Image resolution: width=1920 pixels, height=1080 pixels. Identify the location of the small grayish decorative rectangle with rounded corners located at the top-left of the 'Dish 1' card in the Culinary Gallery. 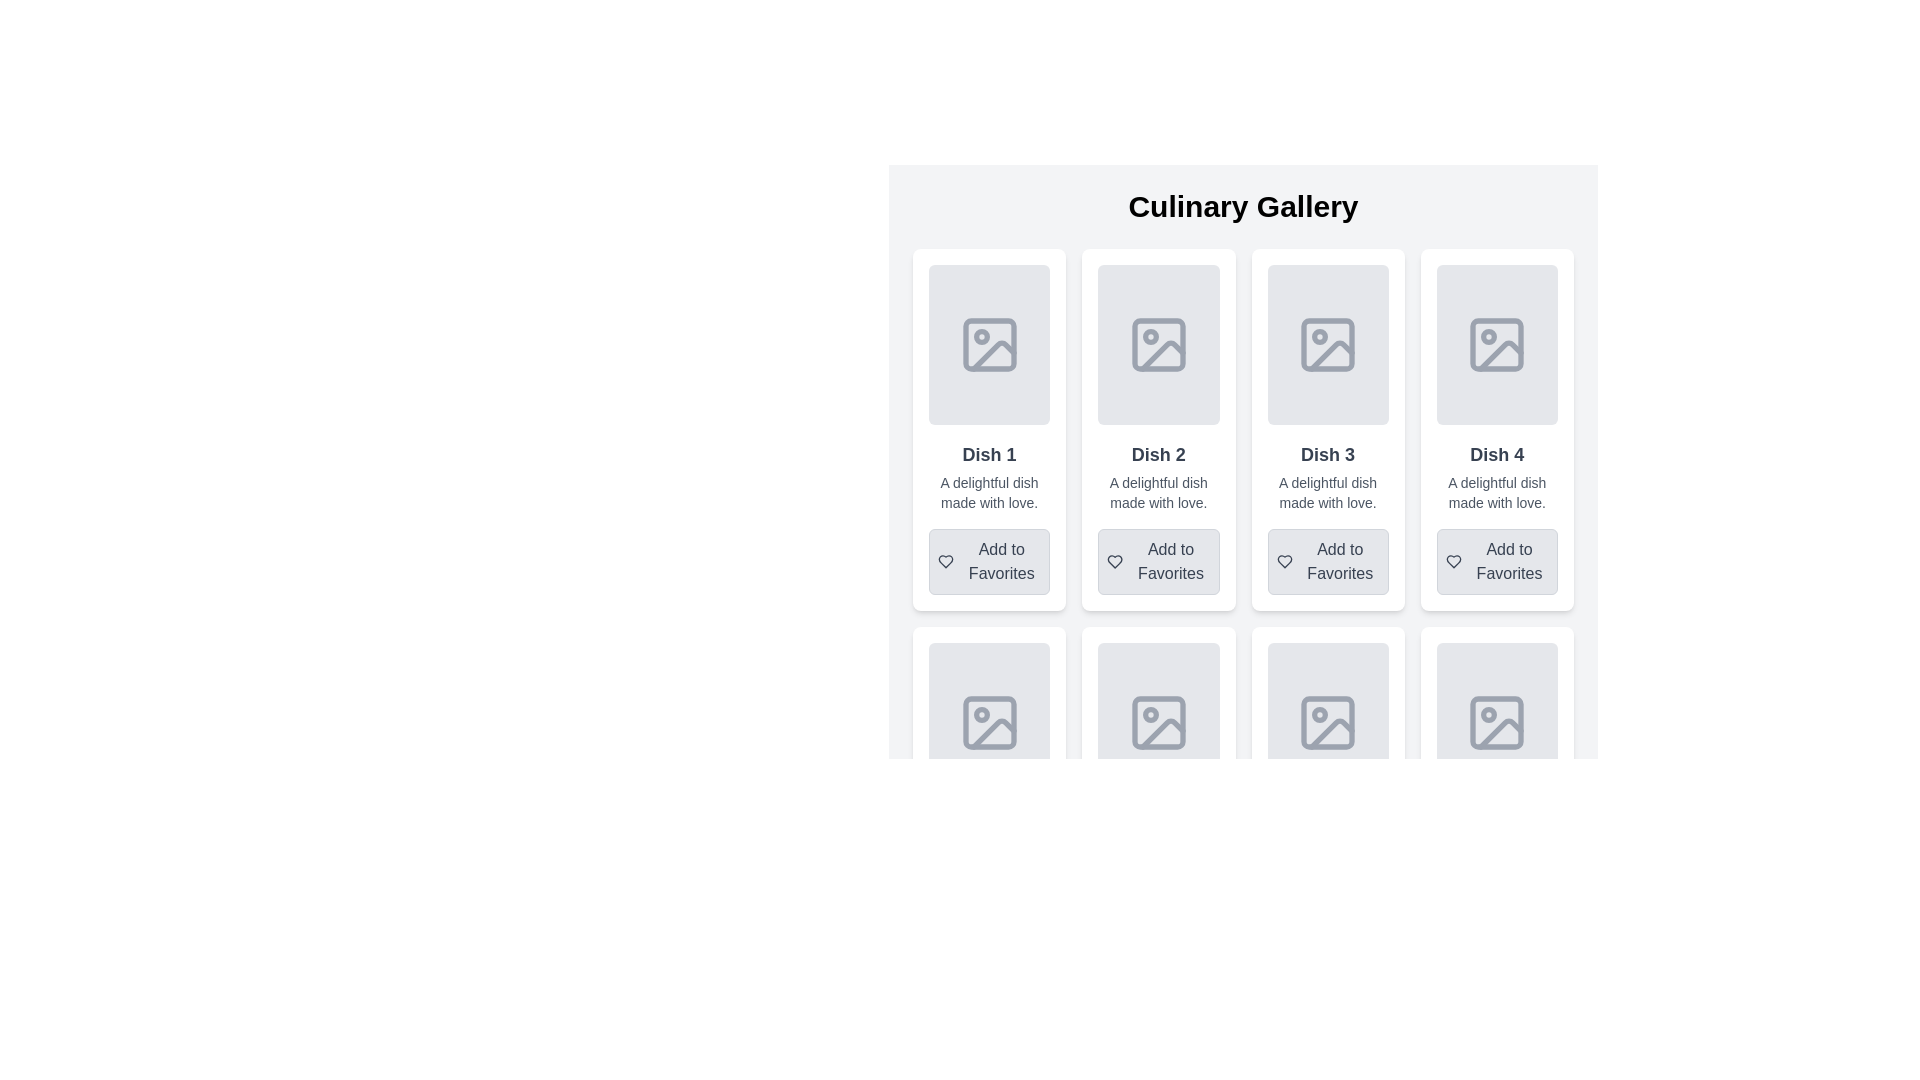
(989, 343).